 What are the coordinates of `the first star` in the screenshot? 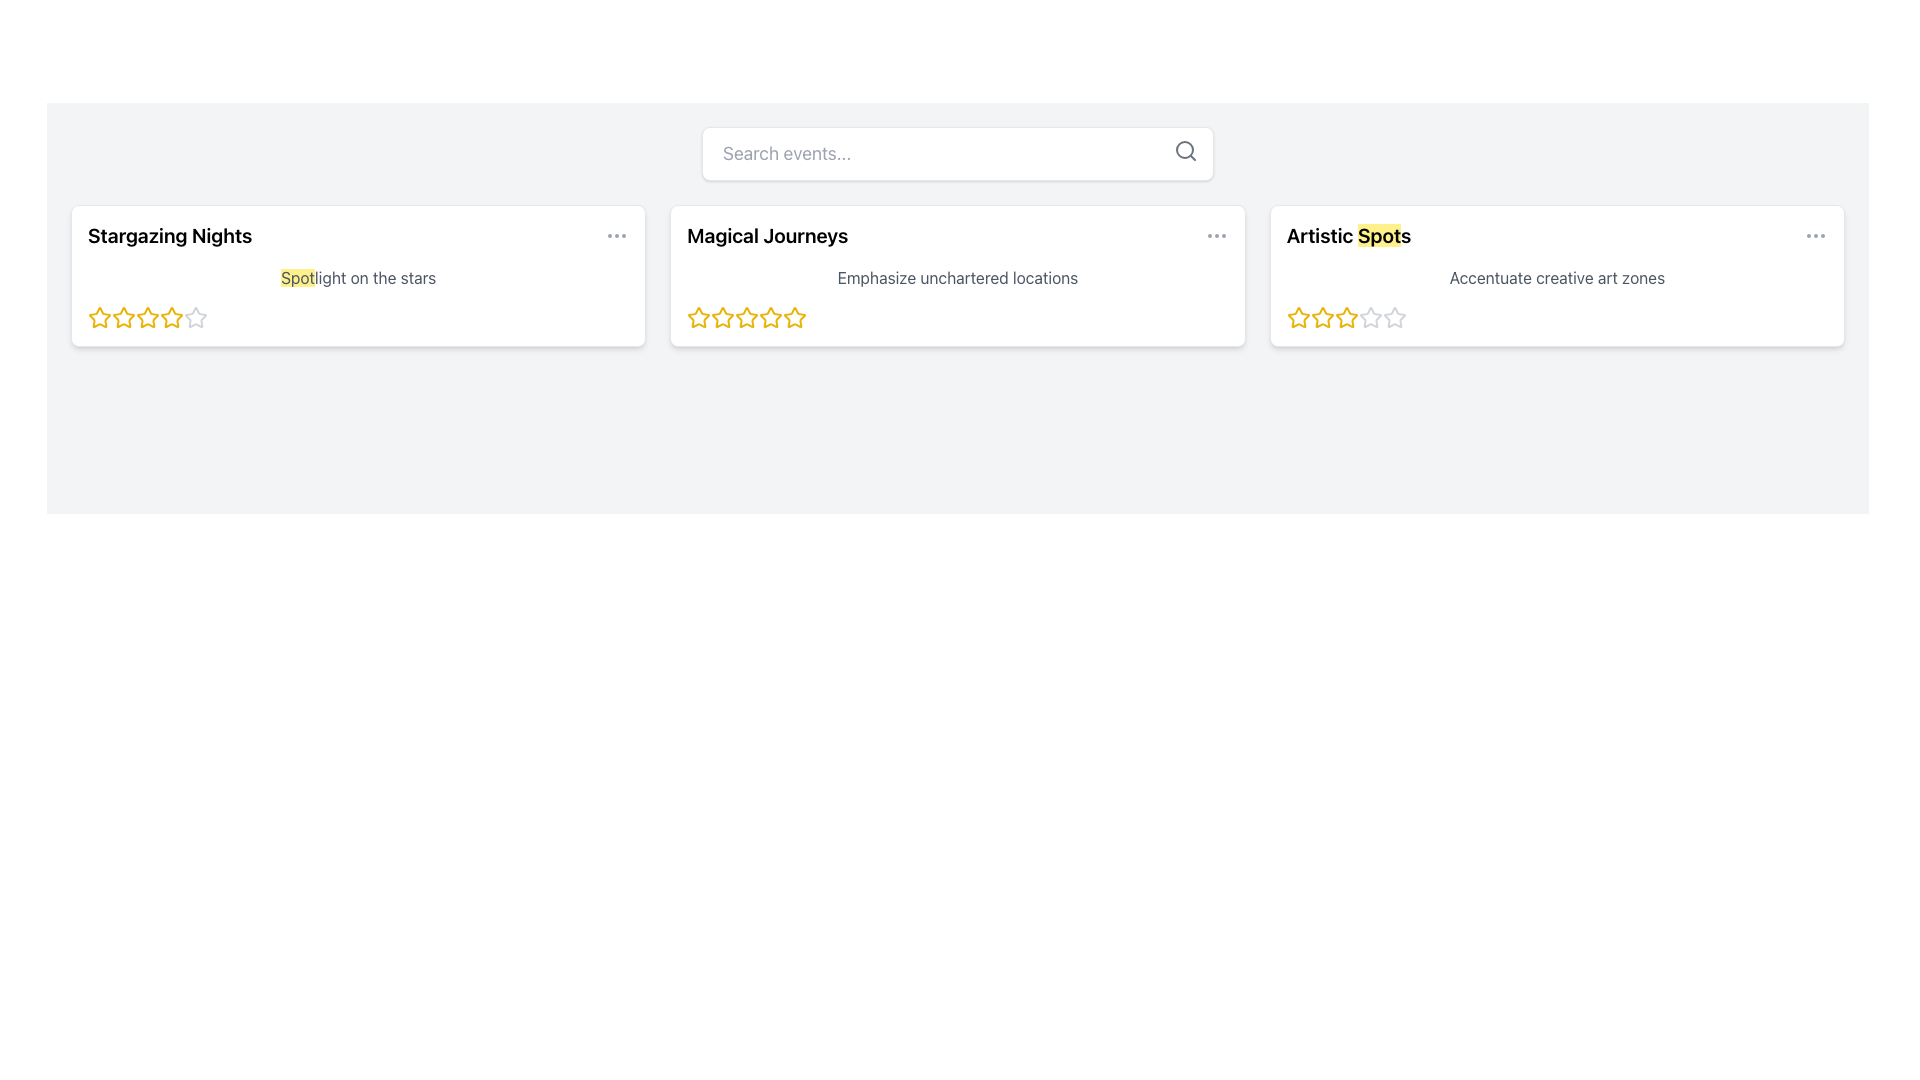 It's located at (699, 316).